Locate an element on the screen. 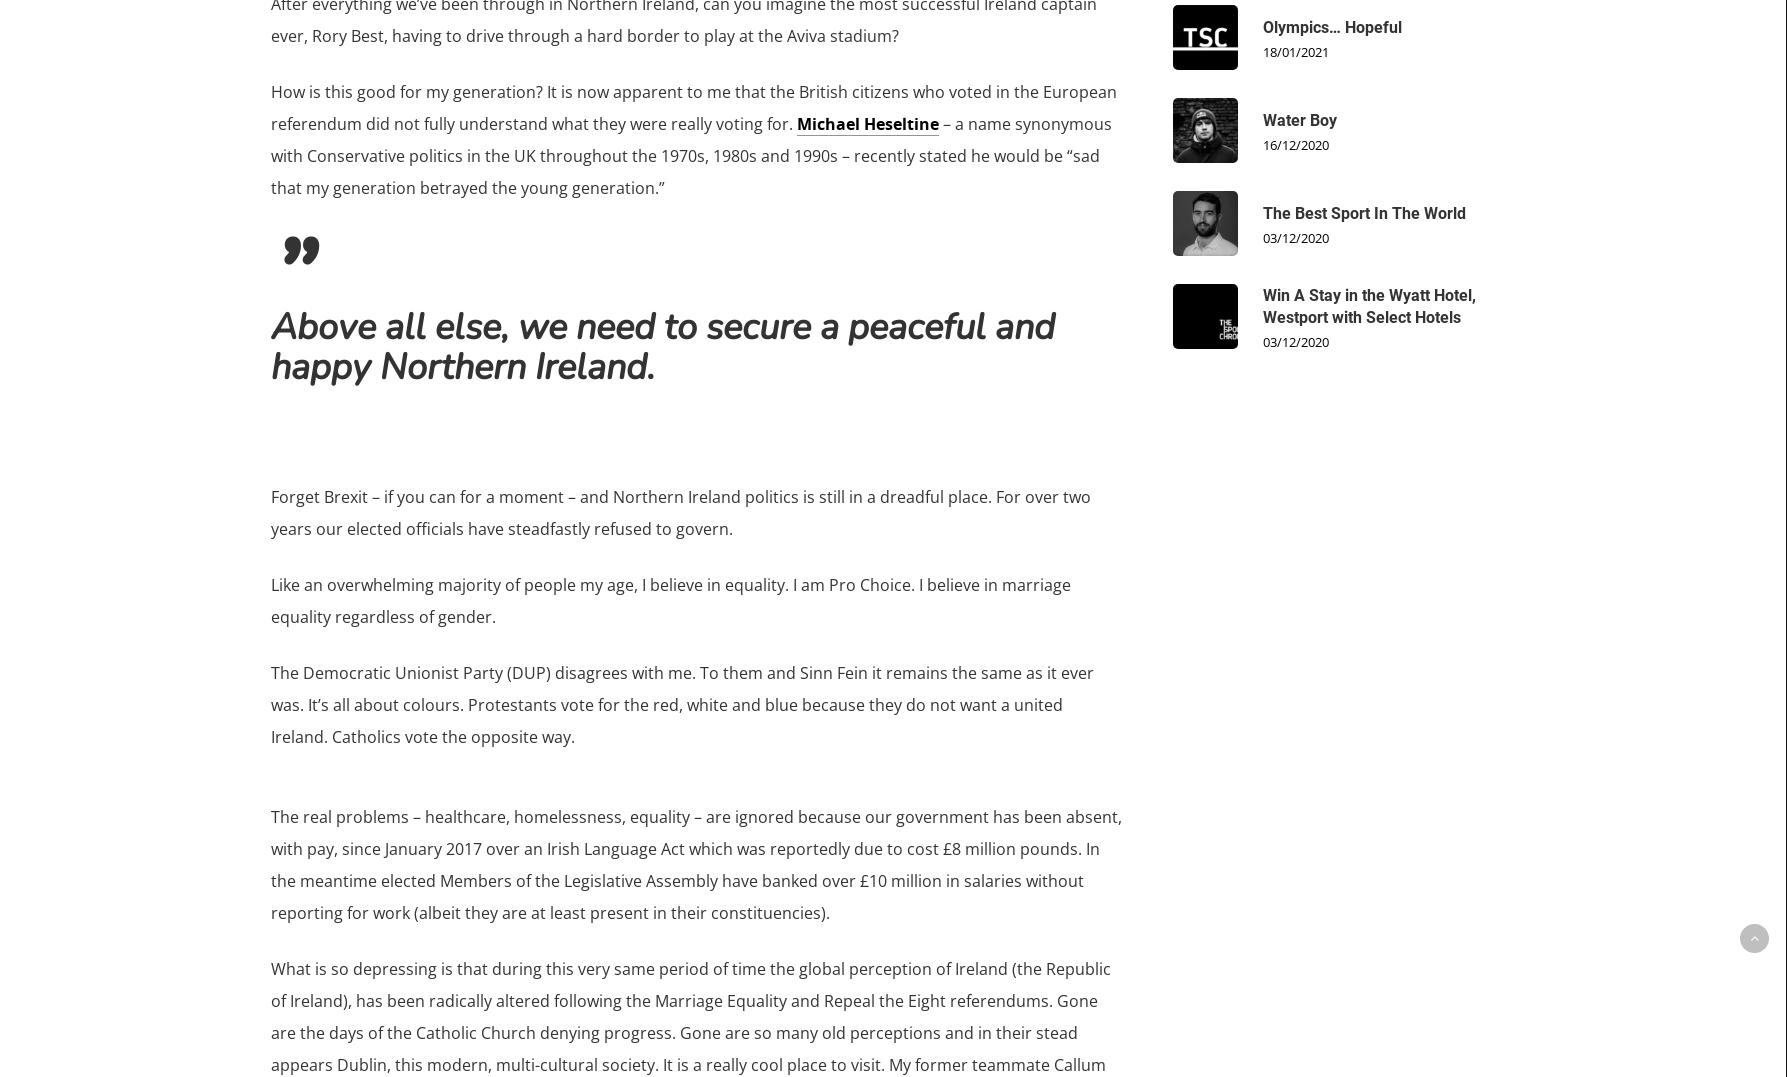 This screenshot has width=1787, height=1077. 'Podcast' is located at coordinates (297, 731).